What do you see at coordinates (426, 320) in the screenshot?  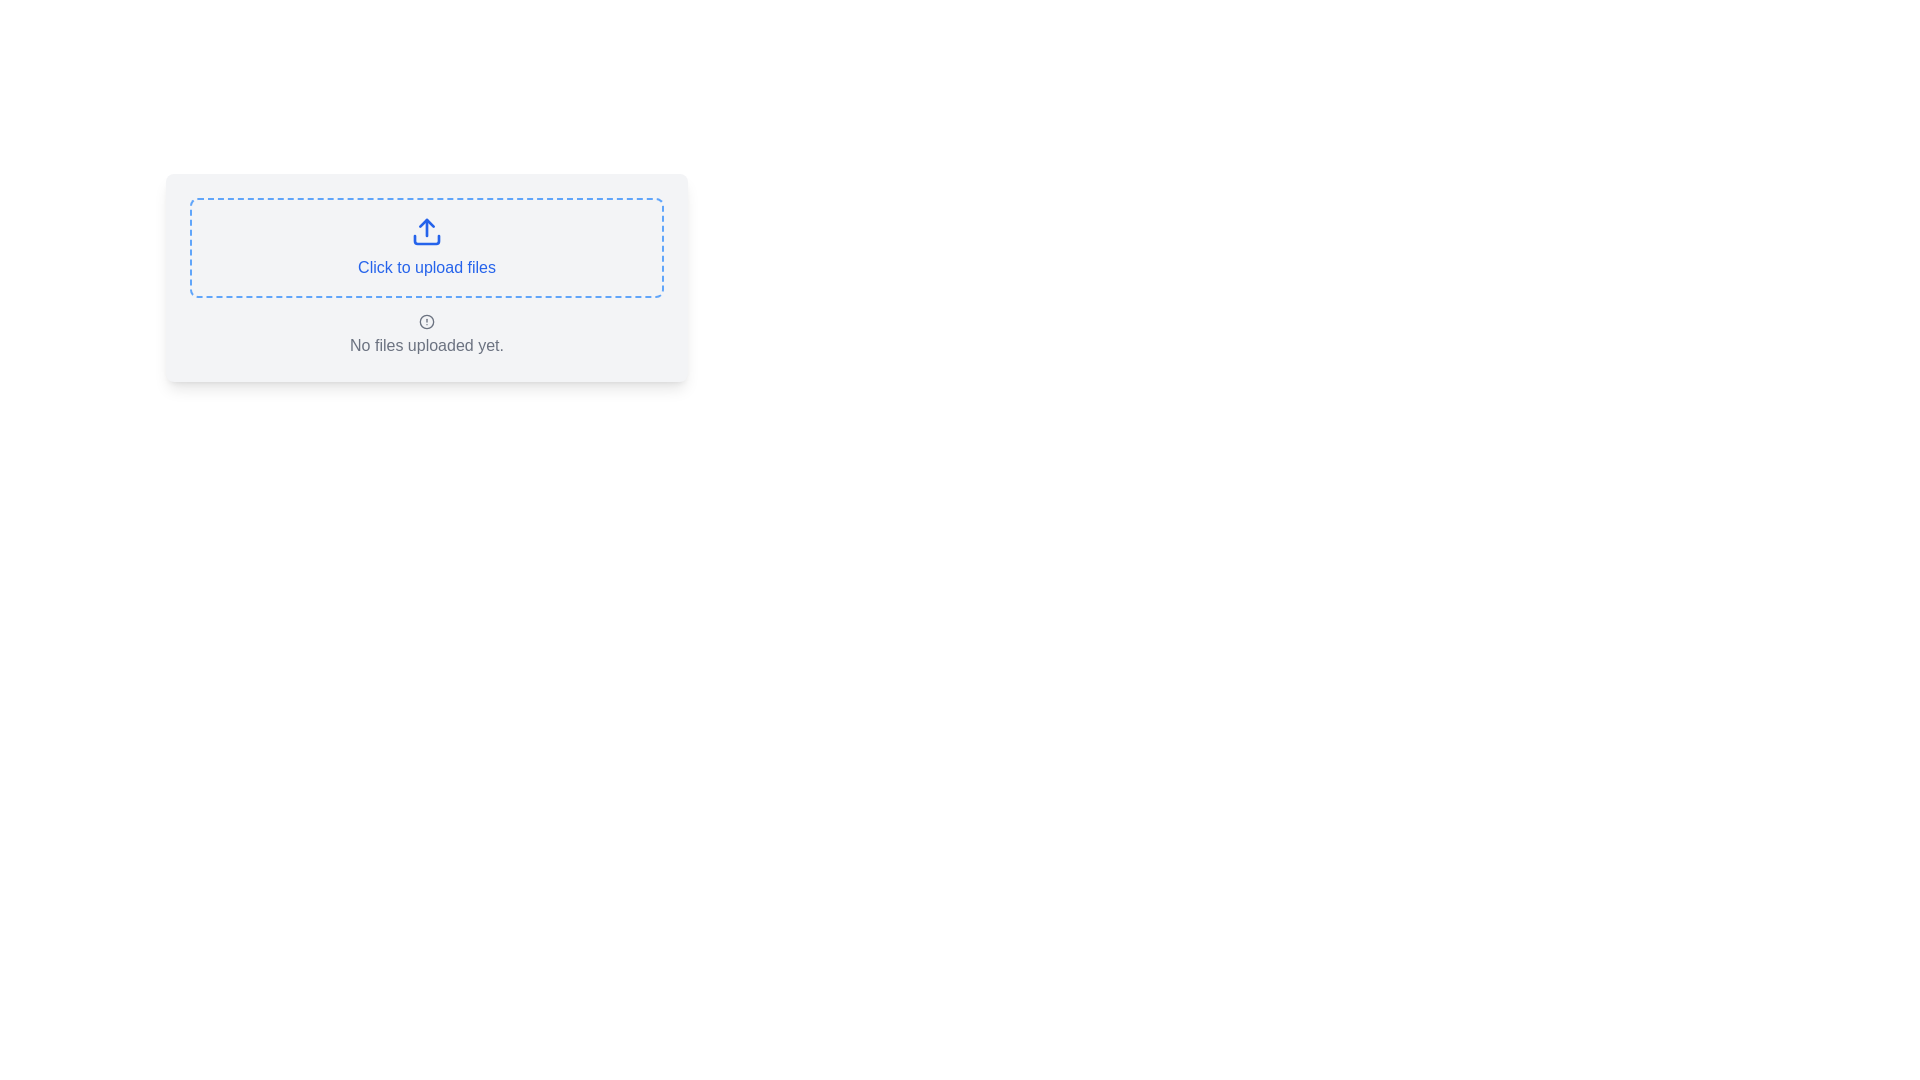 I see `the circular marker within the alert icon located below the 'Click to upload files' area on the webpage` at bounding box center [426, 320].